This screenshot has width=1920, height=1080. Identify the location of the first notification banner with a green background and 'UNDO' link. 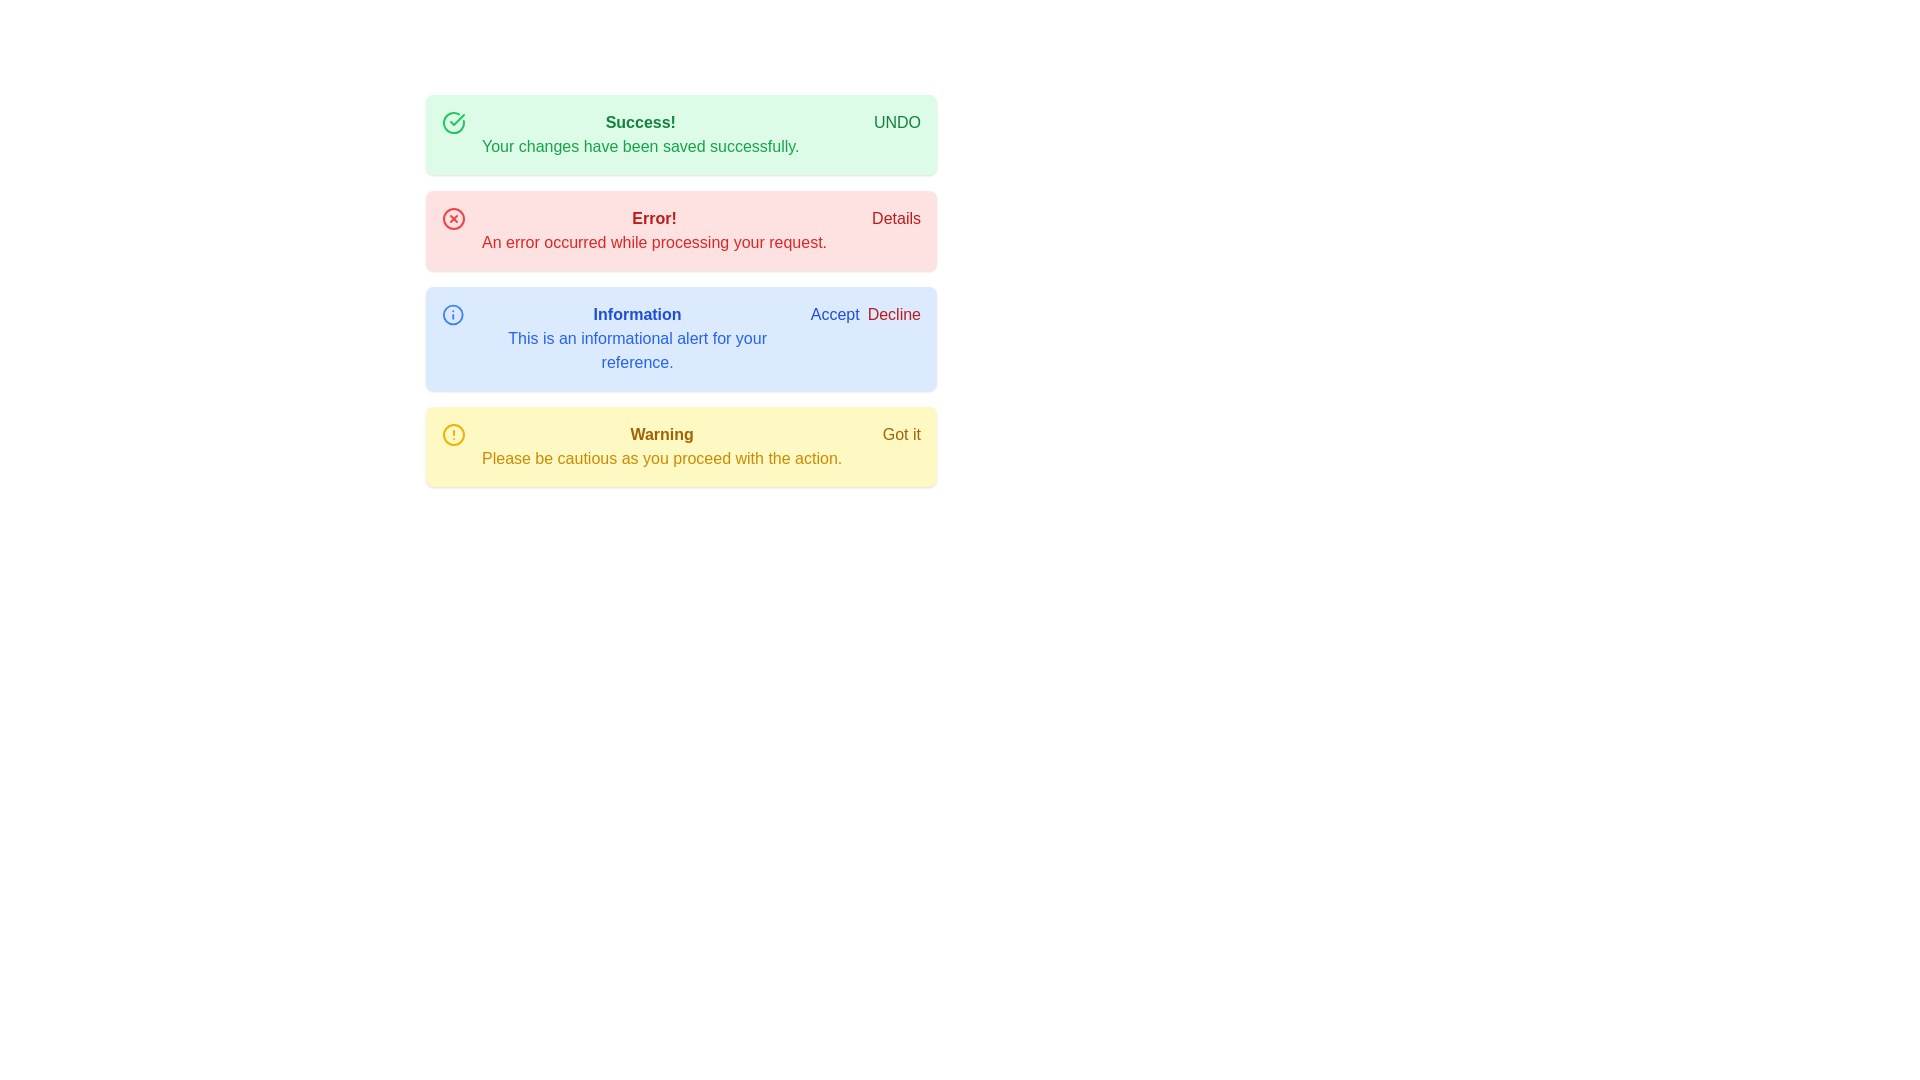
(681, 135).